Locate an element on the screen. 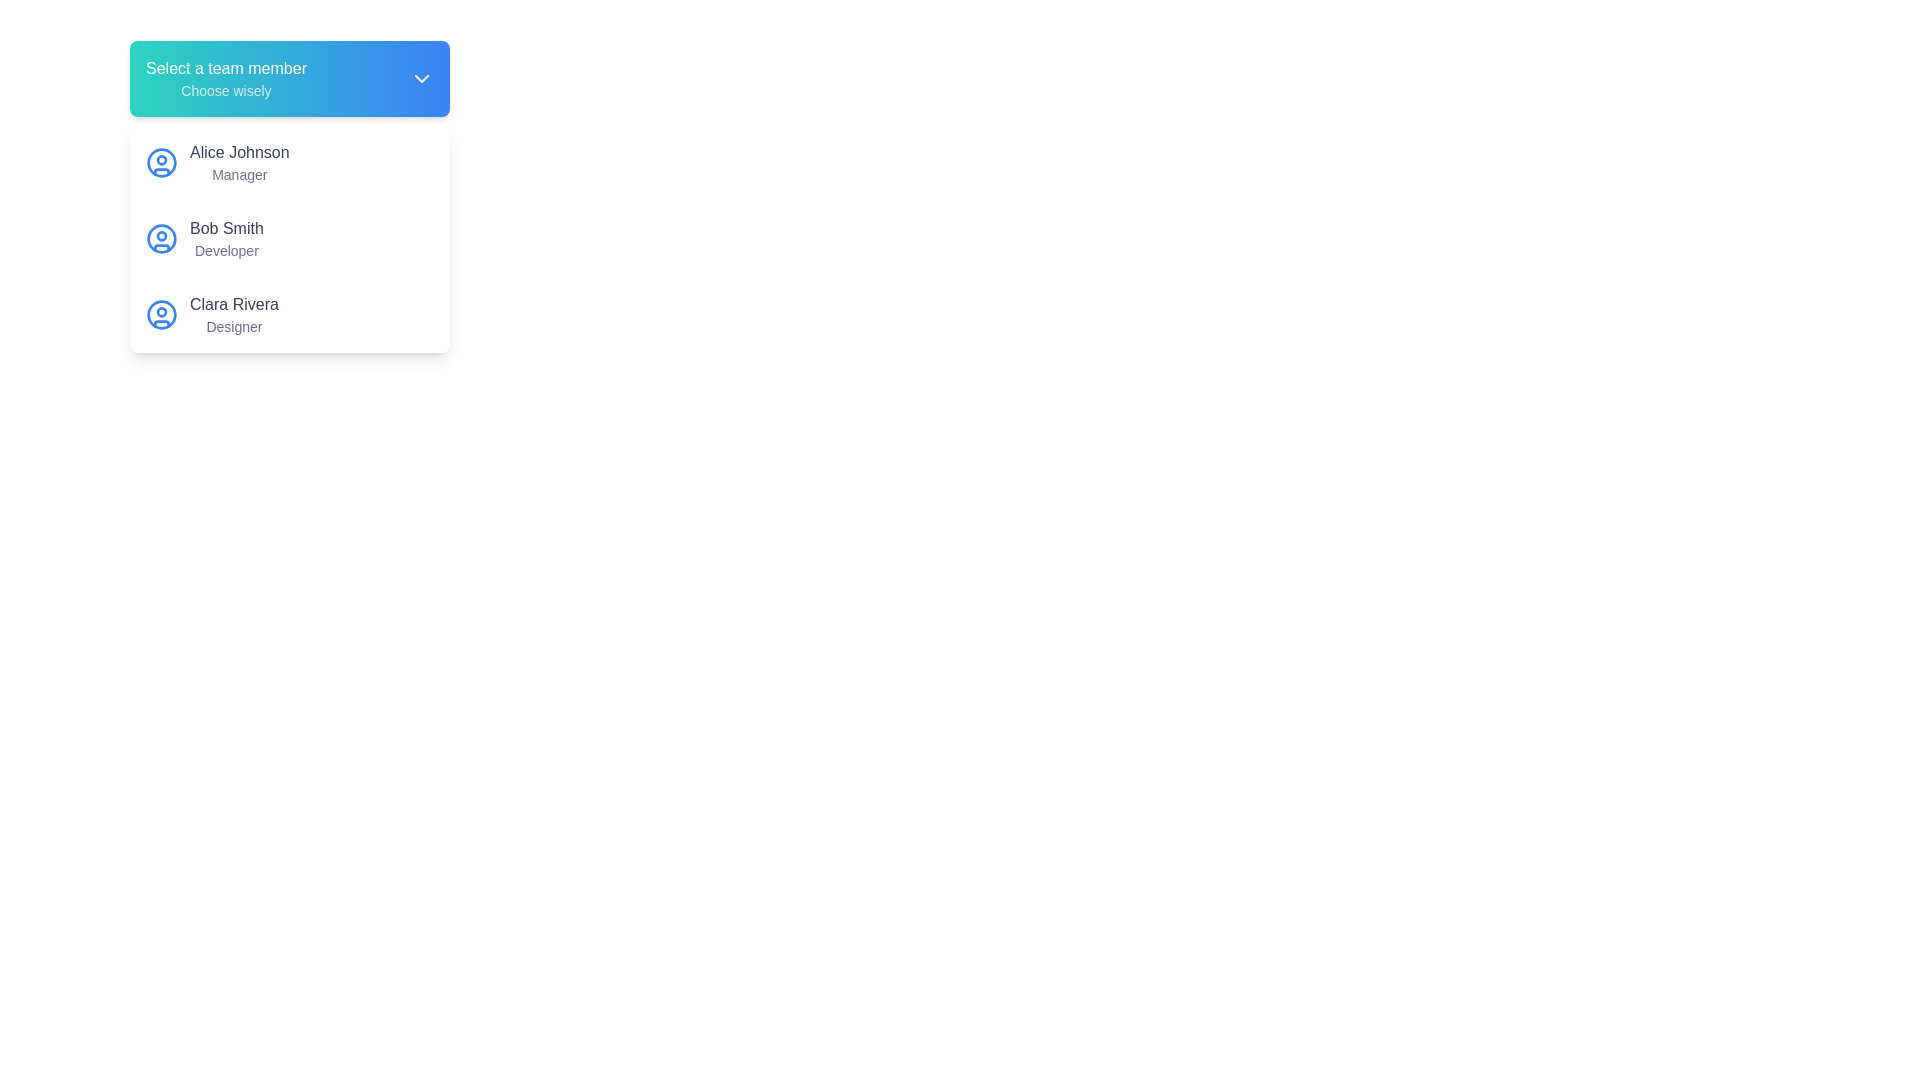 The width and height of the screenshot is (1920, 1080). the text label that displays the name of the individual associated with the list item is located at coordinates (226, 227).